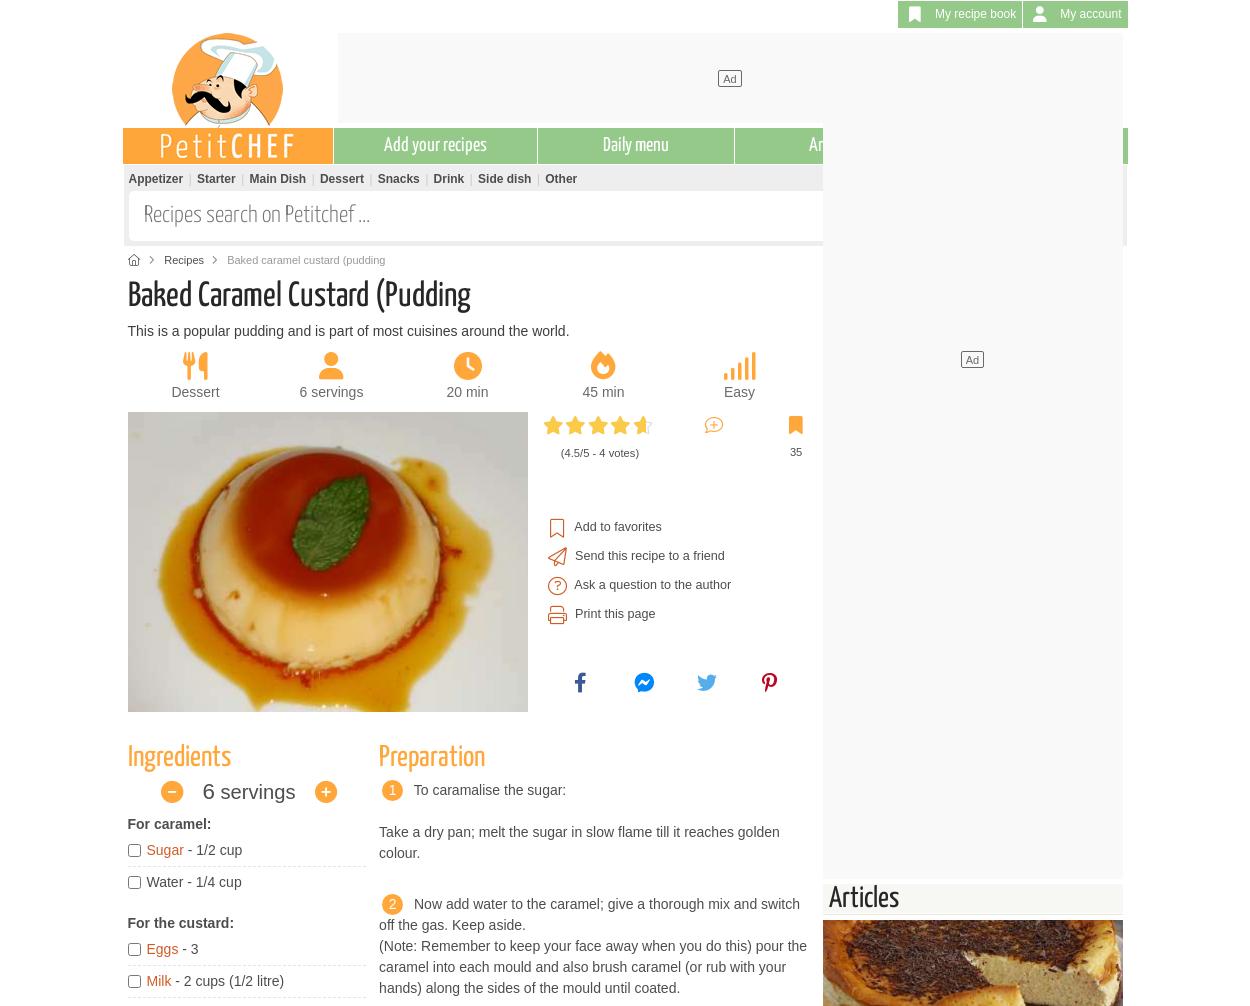 The image size is (1250, 1006). Describe the element at coordinates (737, 390) in the screenshot. I see `'Easy'` at that location.